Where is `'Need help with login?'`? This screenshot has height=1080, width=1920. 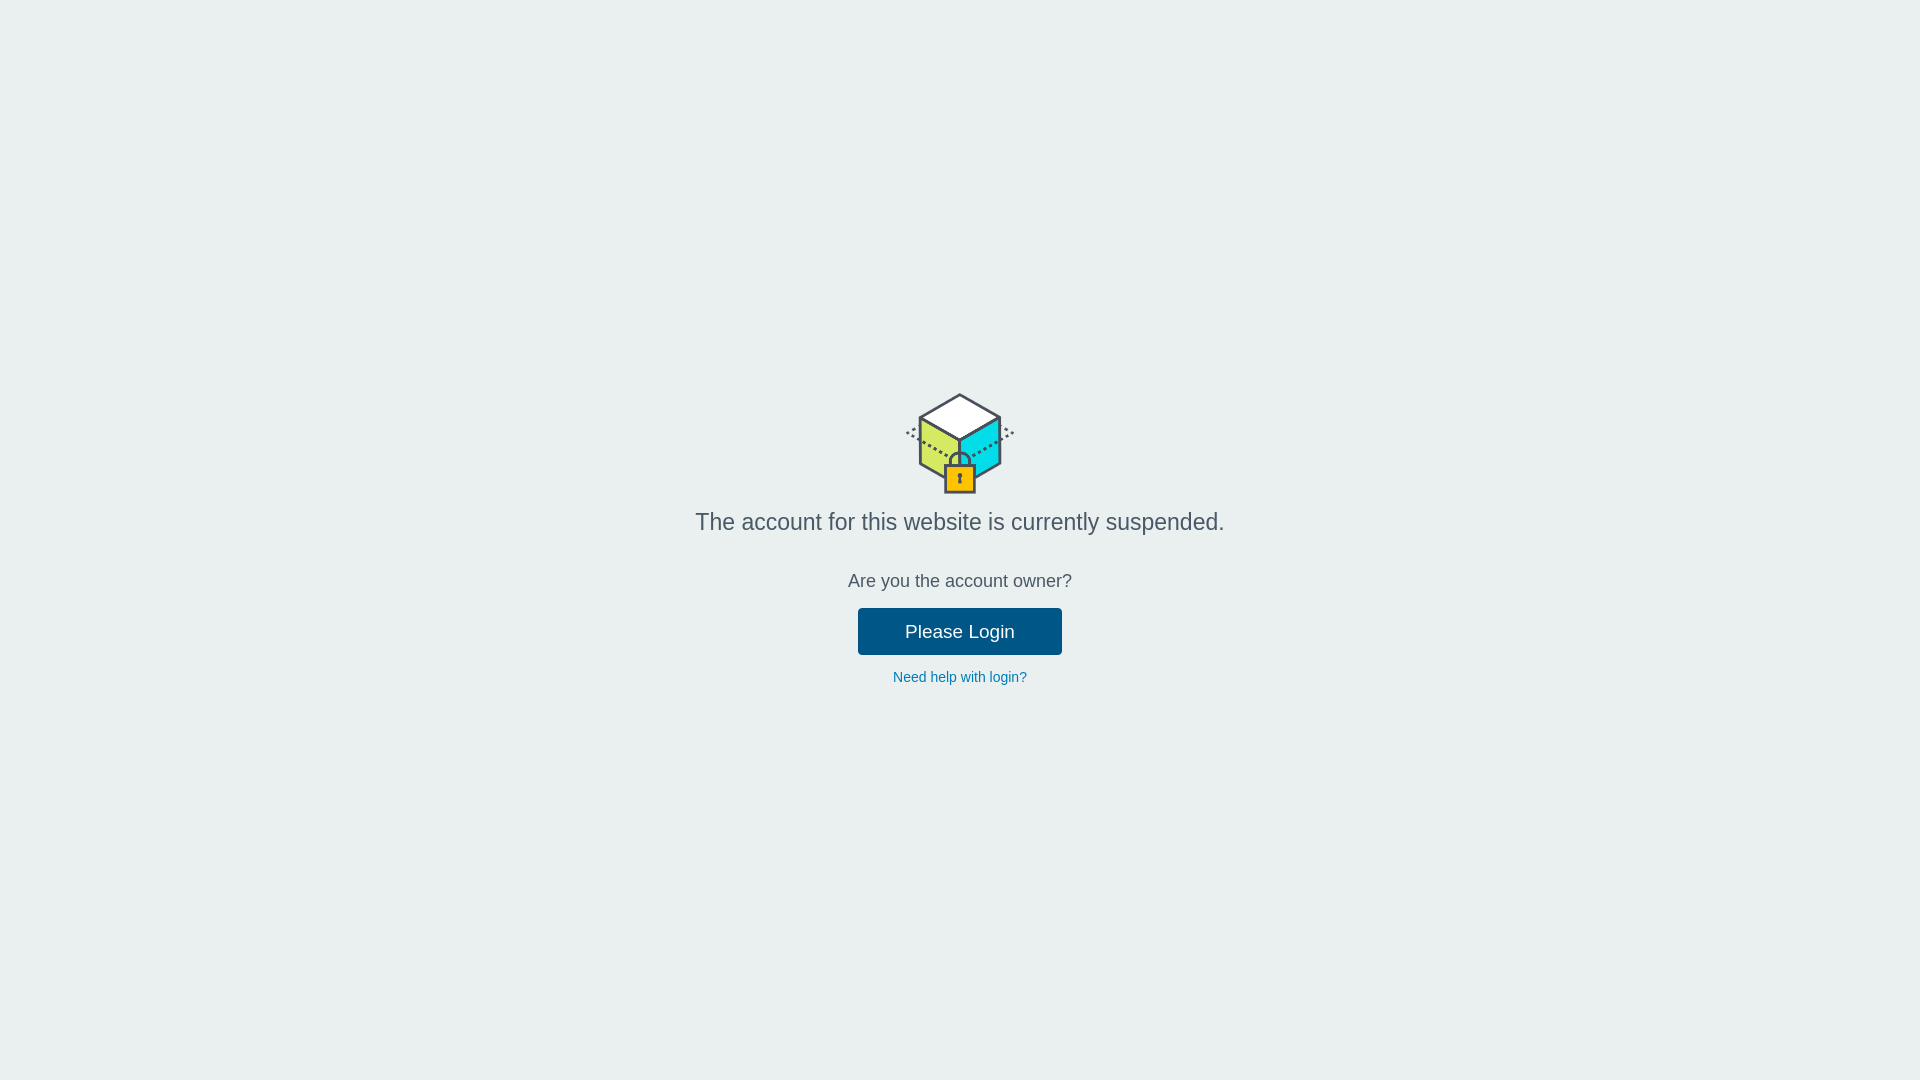 'Need help with login?' is located at coordinates (960, 676).